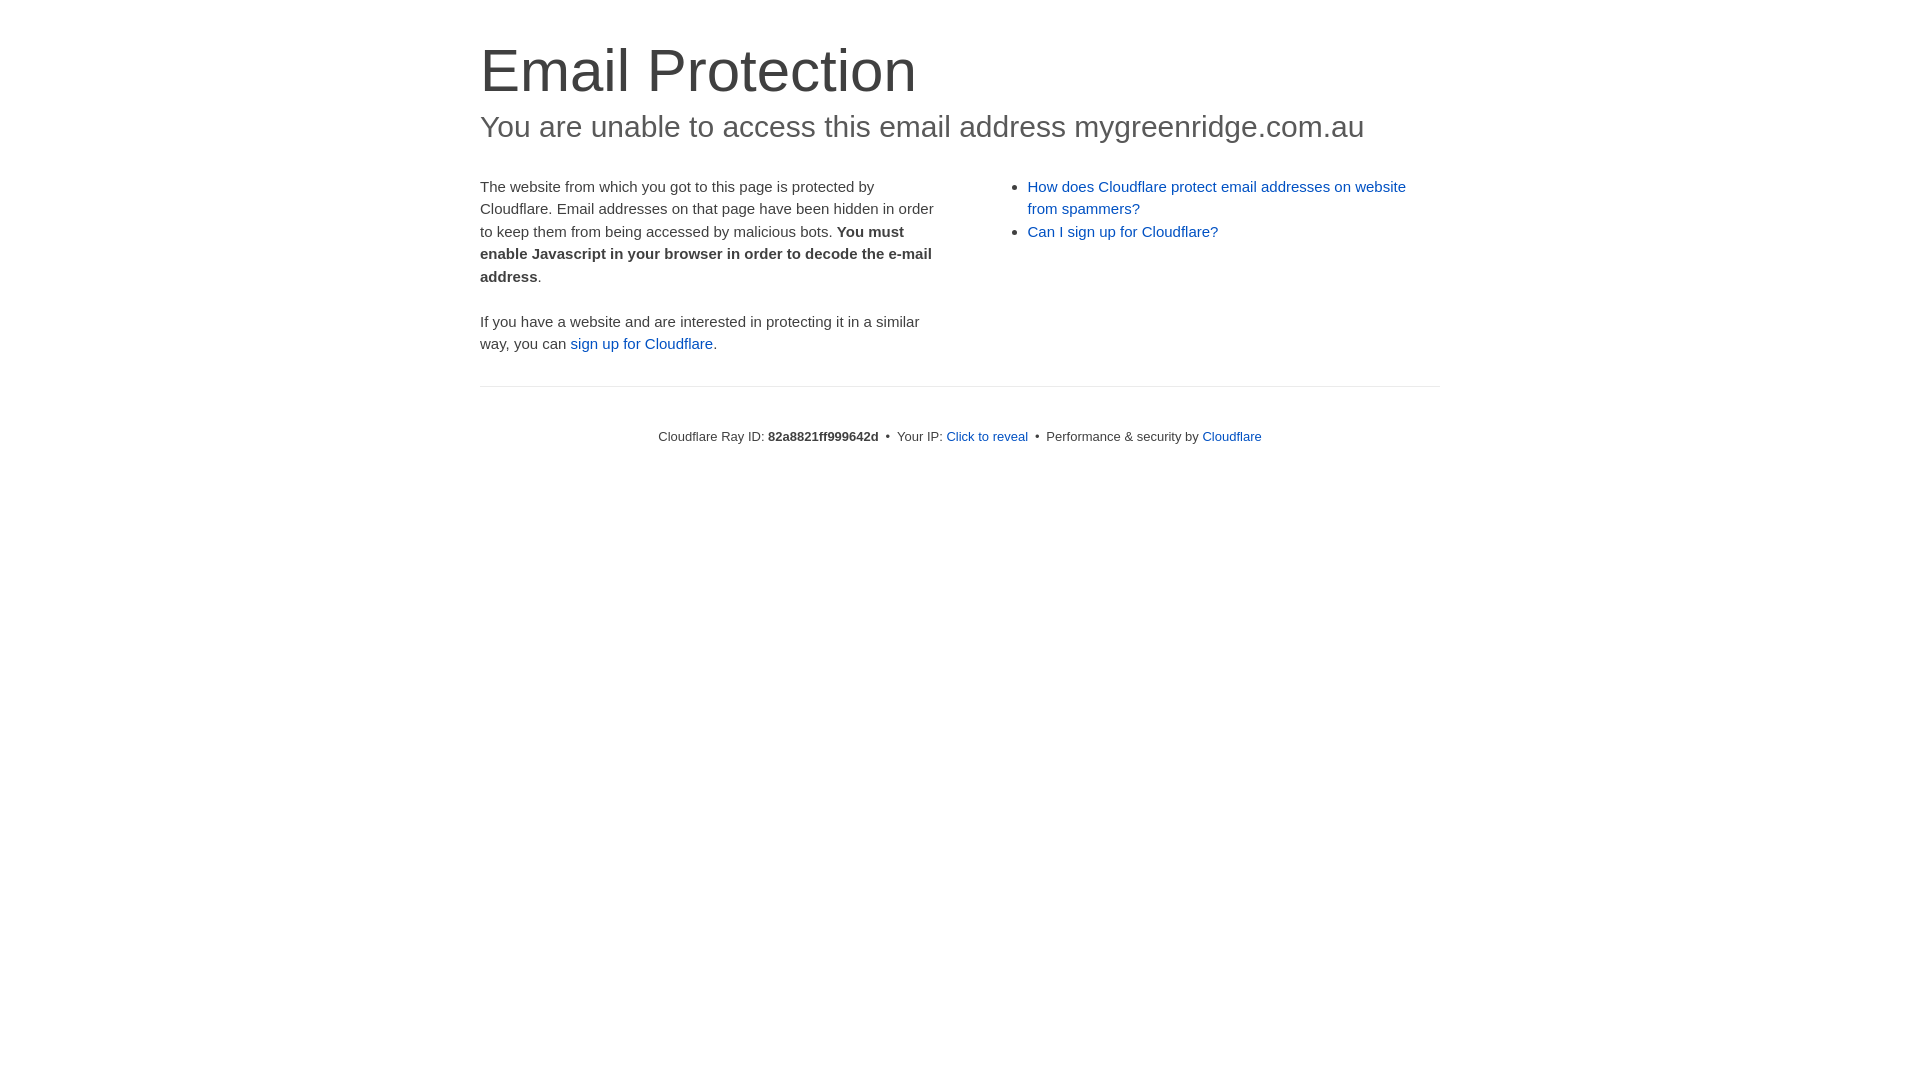  What do you see at coordinates (987, 435) in the screenshot?
I see `'Click to reveal'` at bounding box center [987, 435].